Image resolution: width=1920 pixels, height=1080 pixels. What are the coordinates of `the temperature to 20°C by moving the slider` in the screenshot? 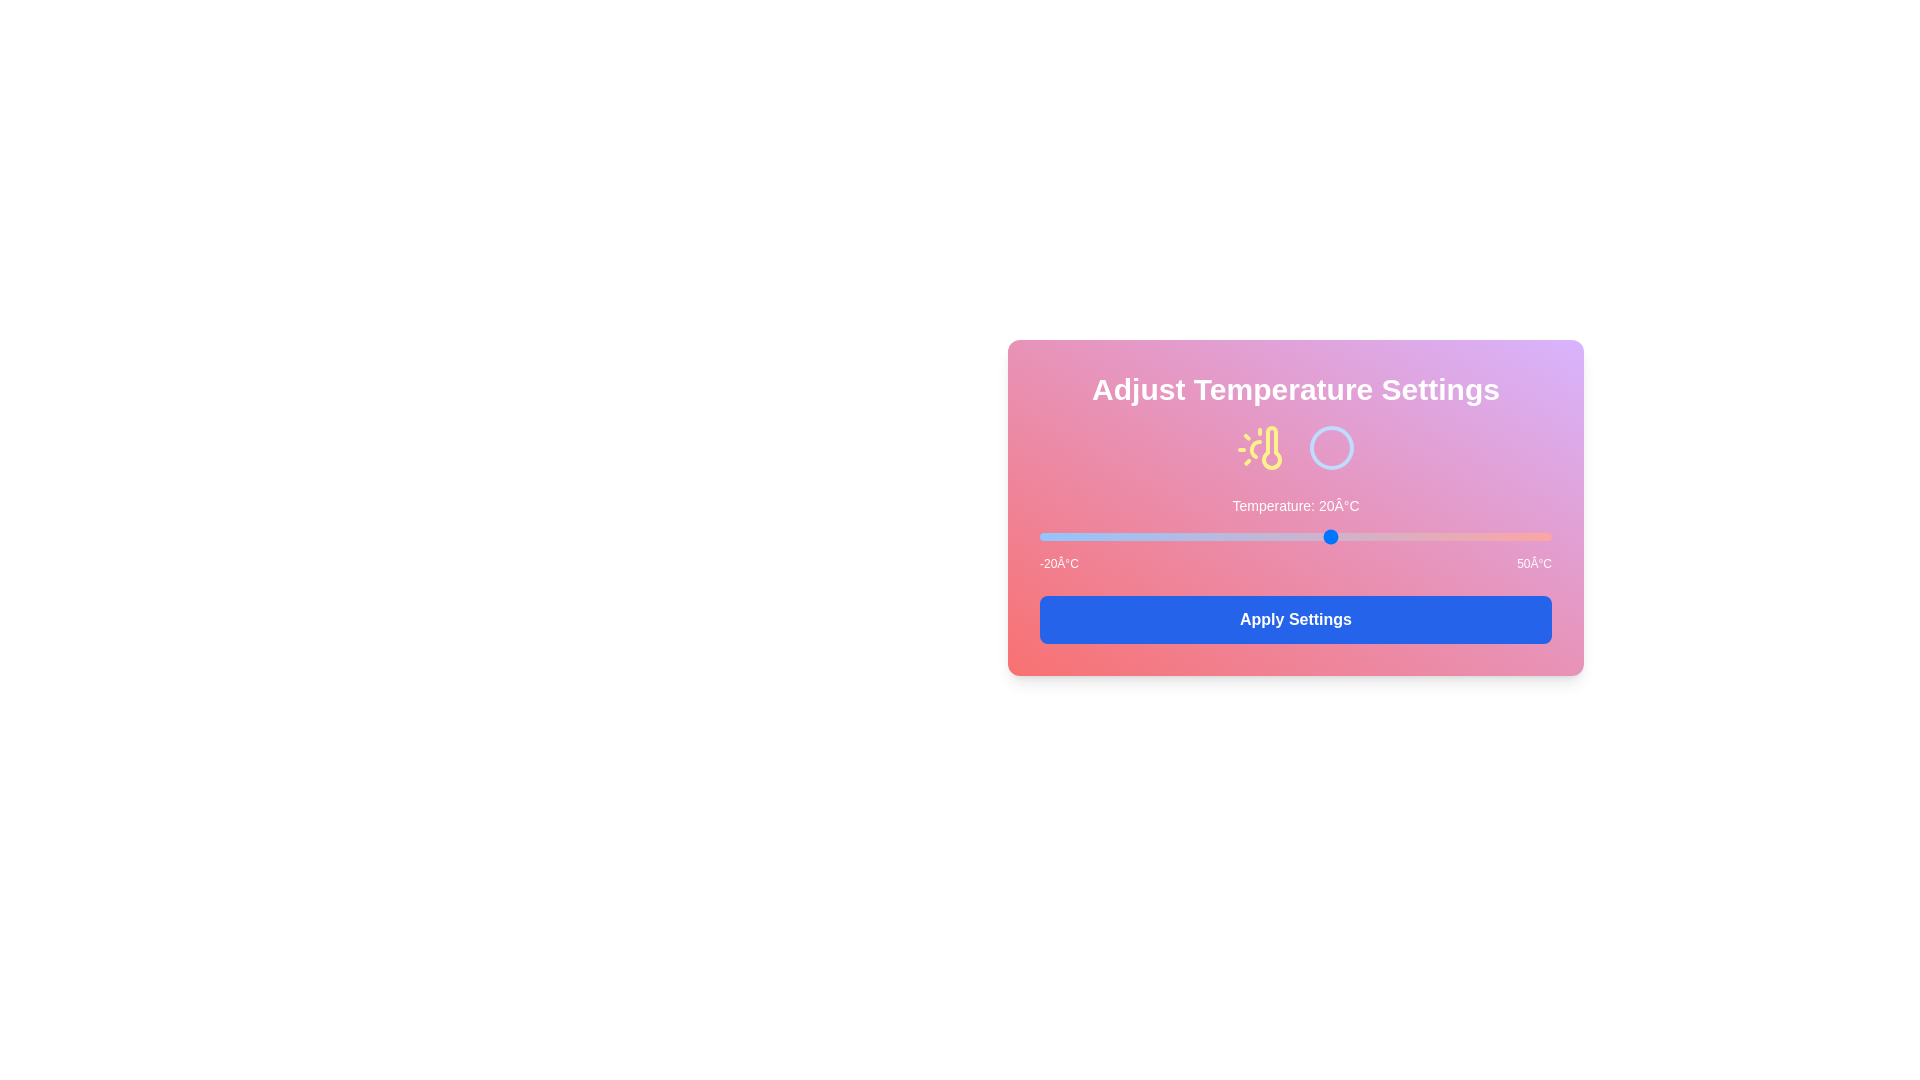 It's located at (1332, 535).